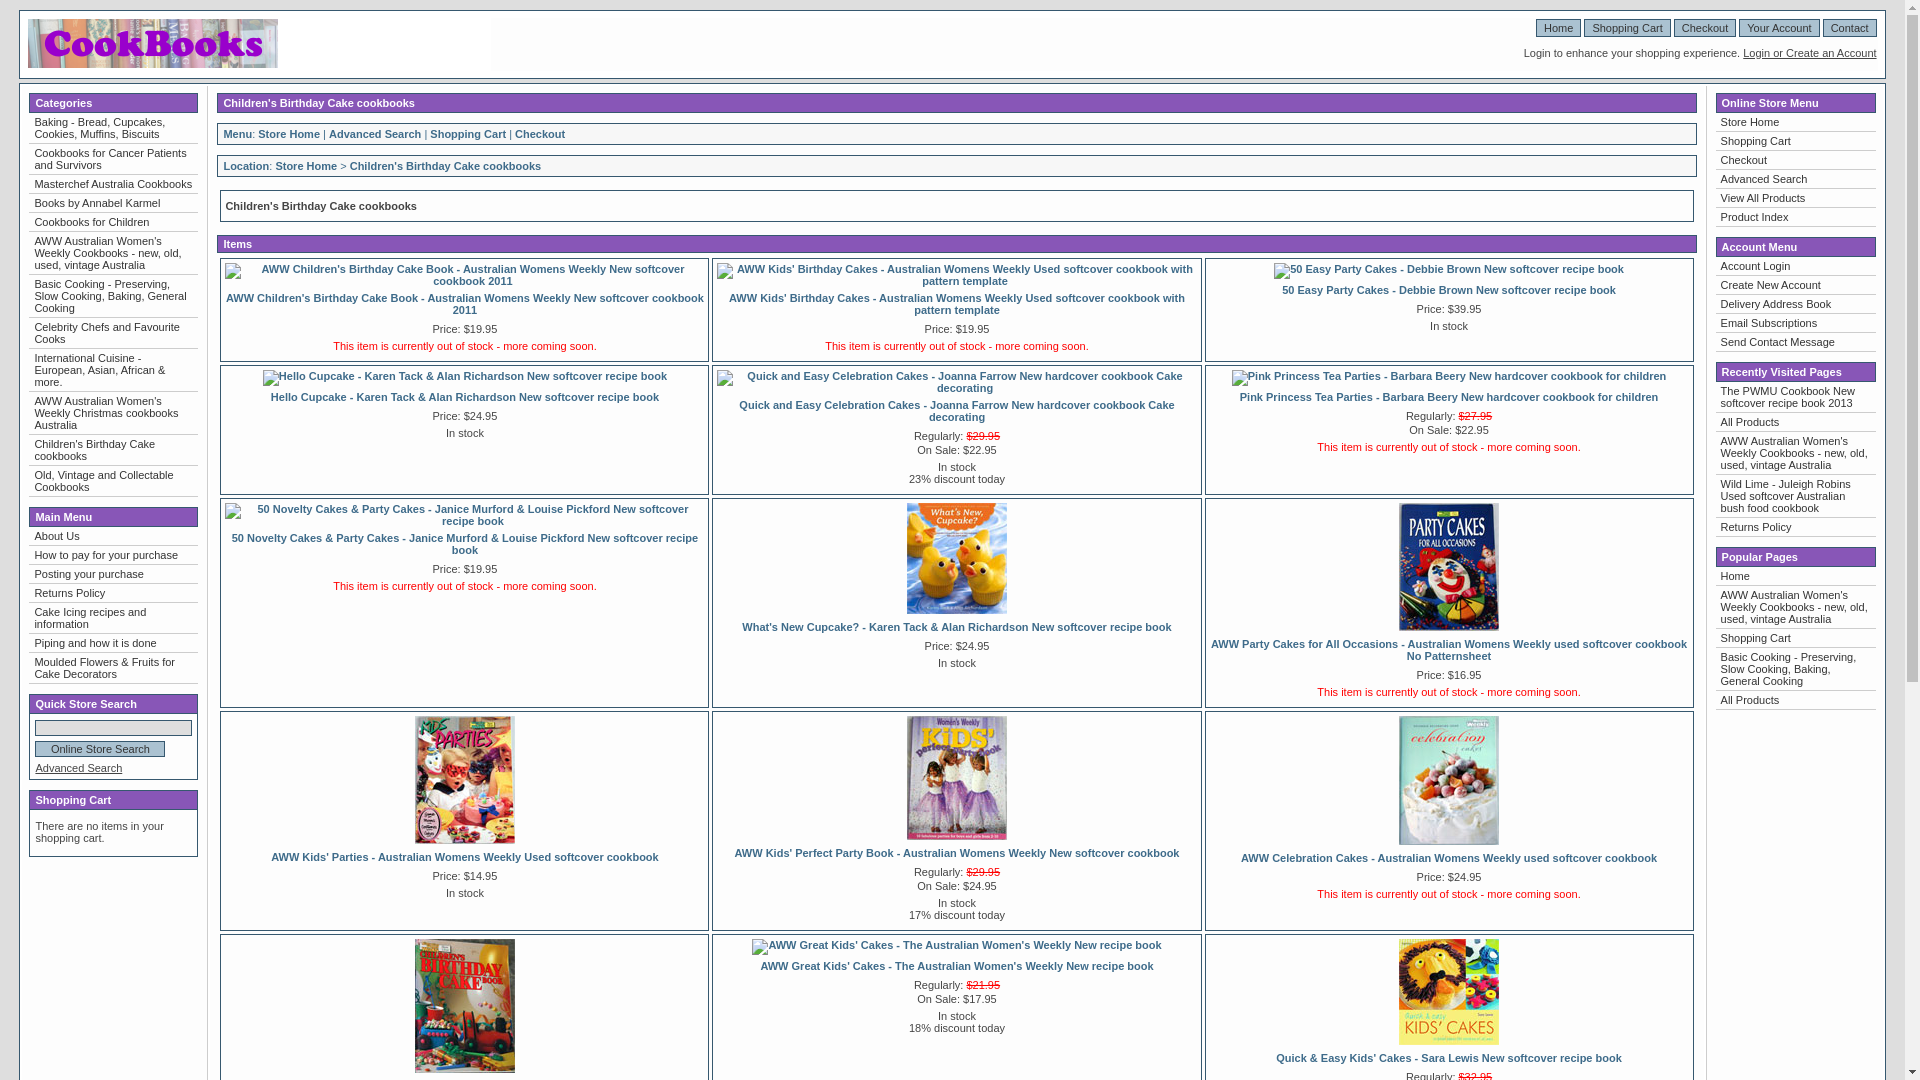 The height and width of the screenshot is (1080, 1920). I want to click on 'Online Store Search', so click(99, 748).